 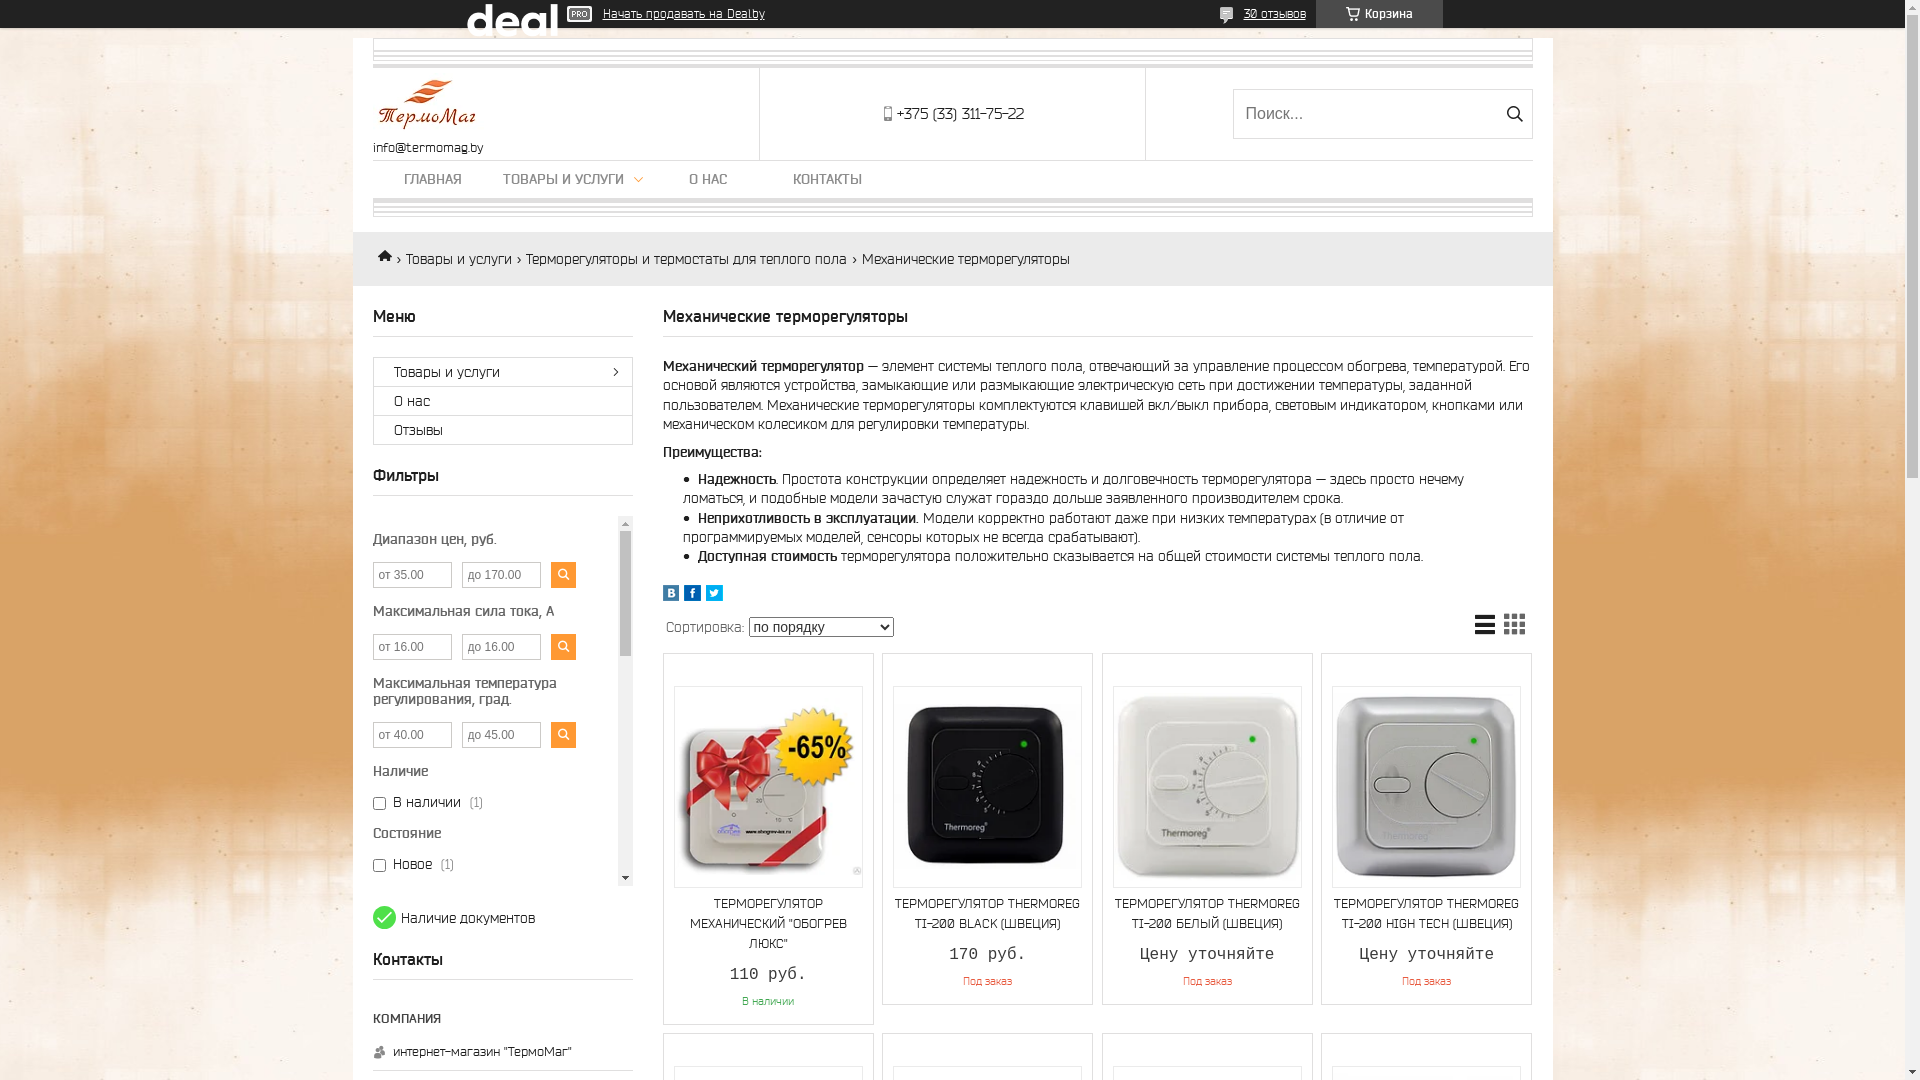 I want to click on 'facebook', so click(x=692, y=595).